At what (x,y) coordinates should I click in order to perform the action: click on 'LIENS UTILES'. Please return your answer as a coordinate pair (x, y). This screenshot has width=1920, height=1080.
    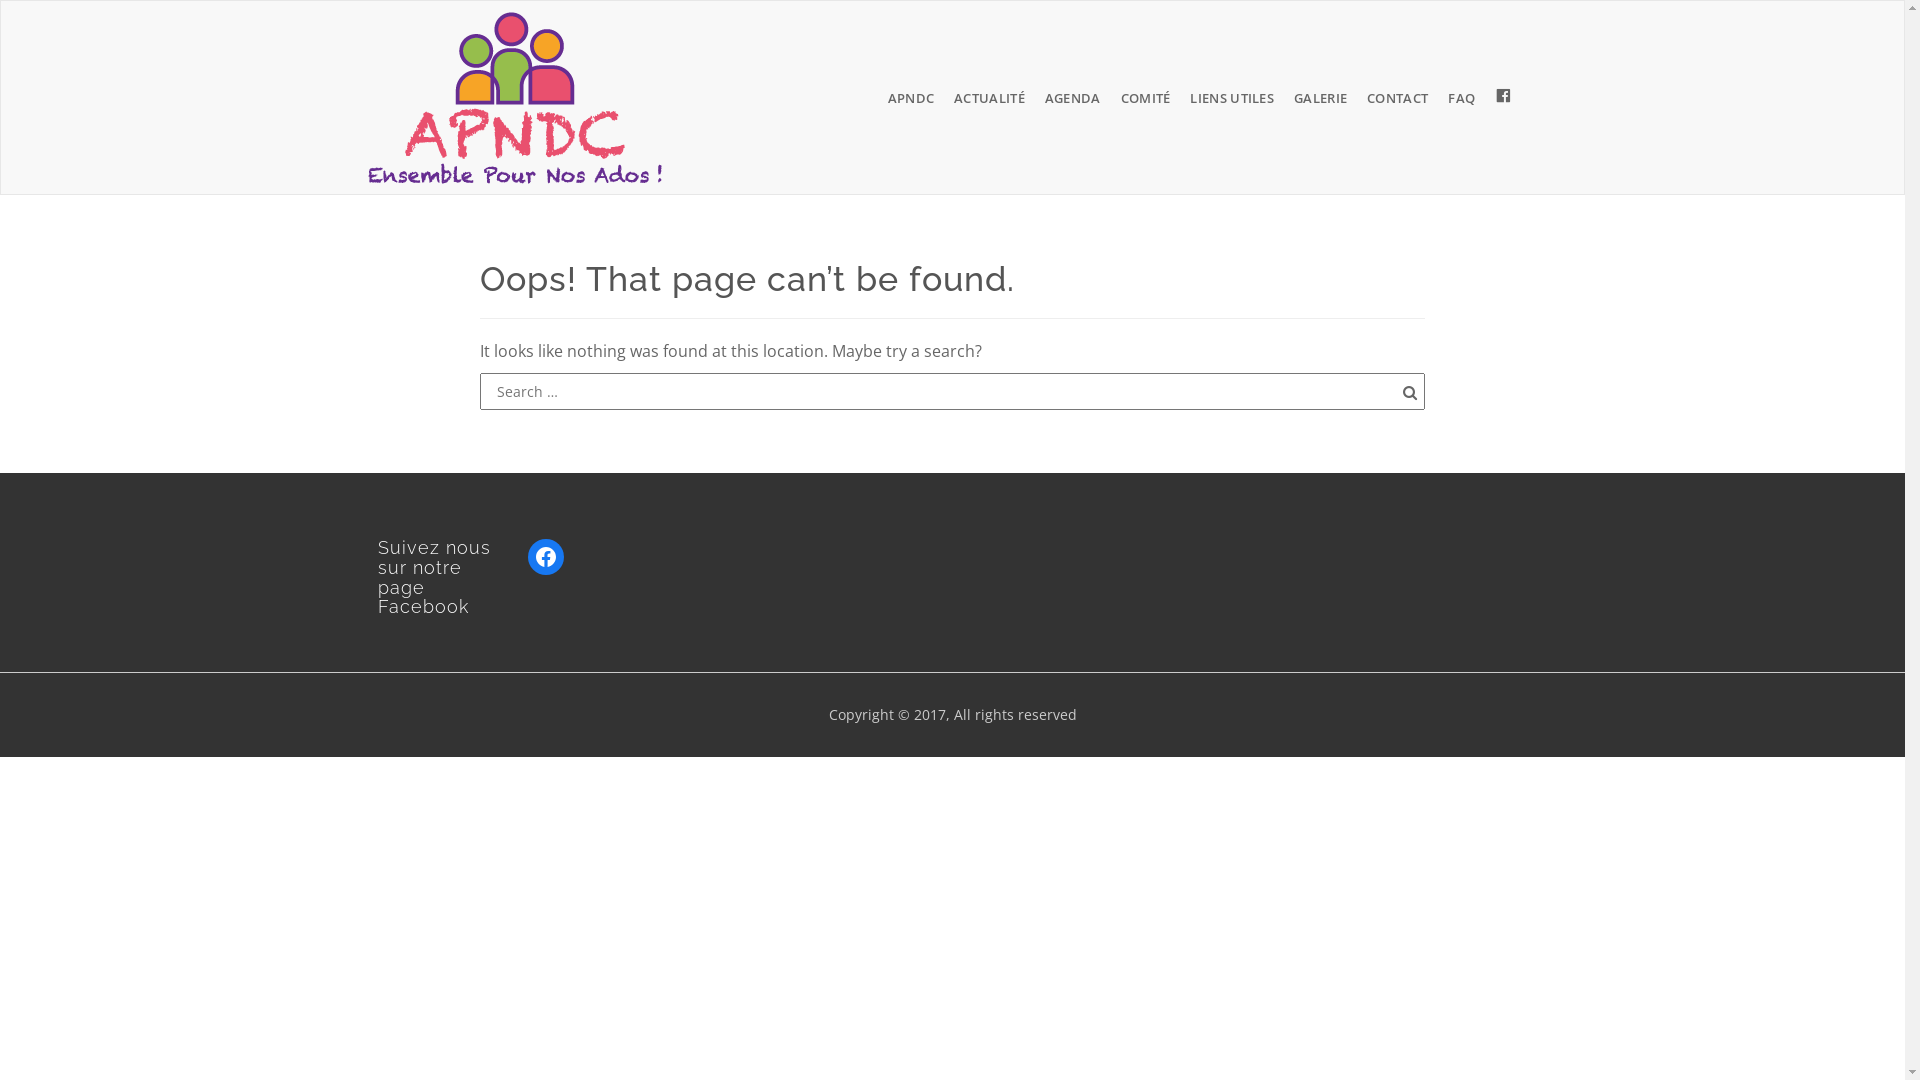
    Looking at the image, I should click on (1231, 97).